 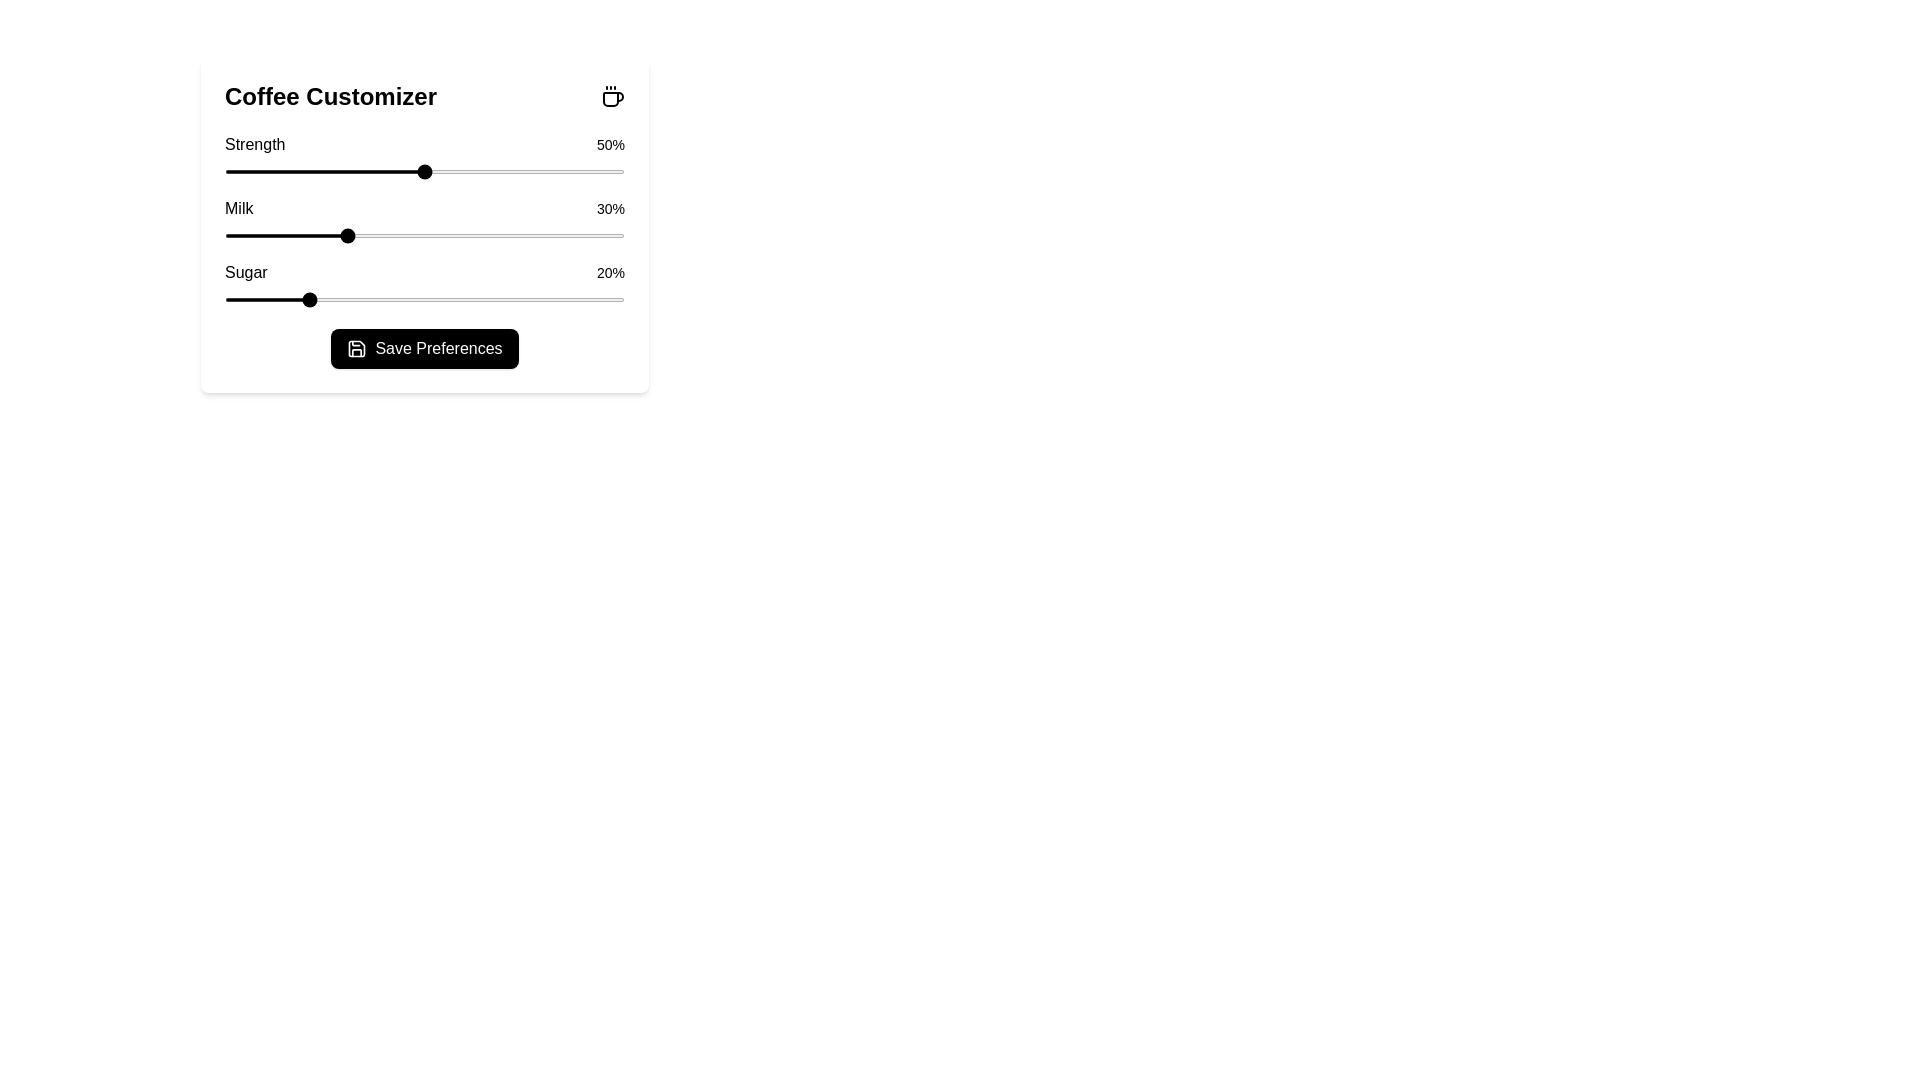 I want to click on the strength slider, so click(x=349, y=171).